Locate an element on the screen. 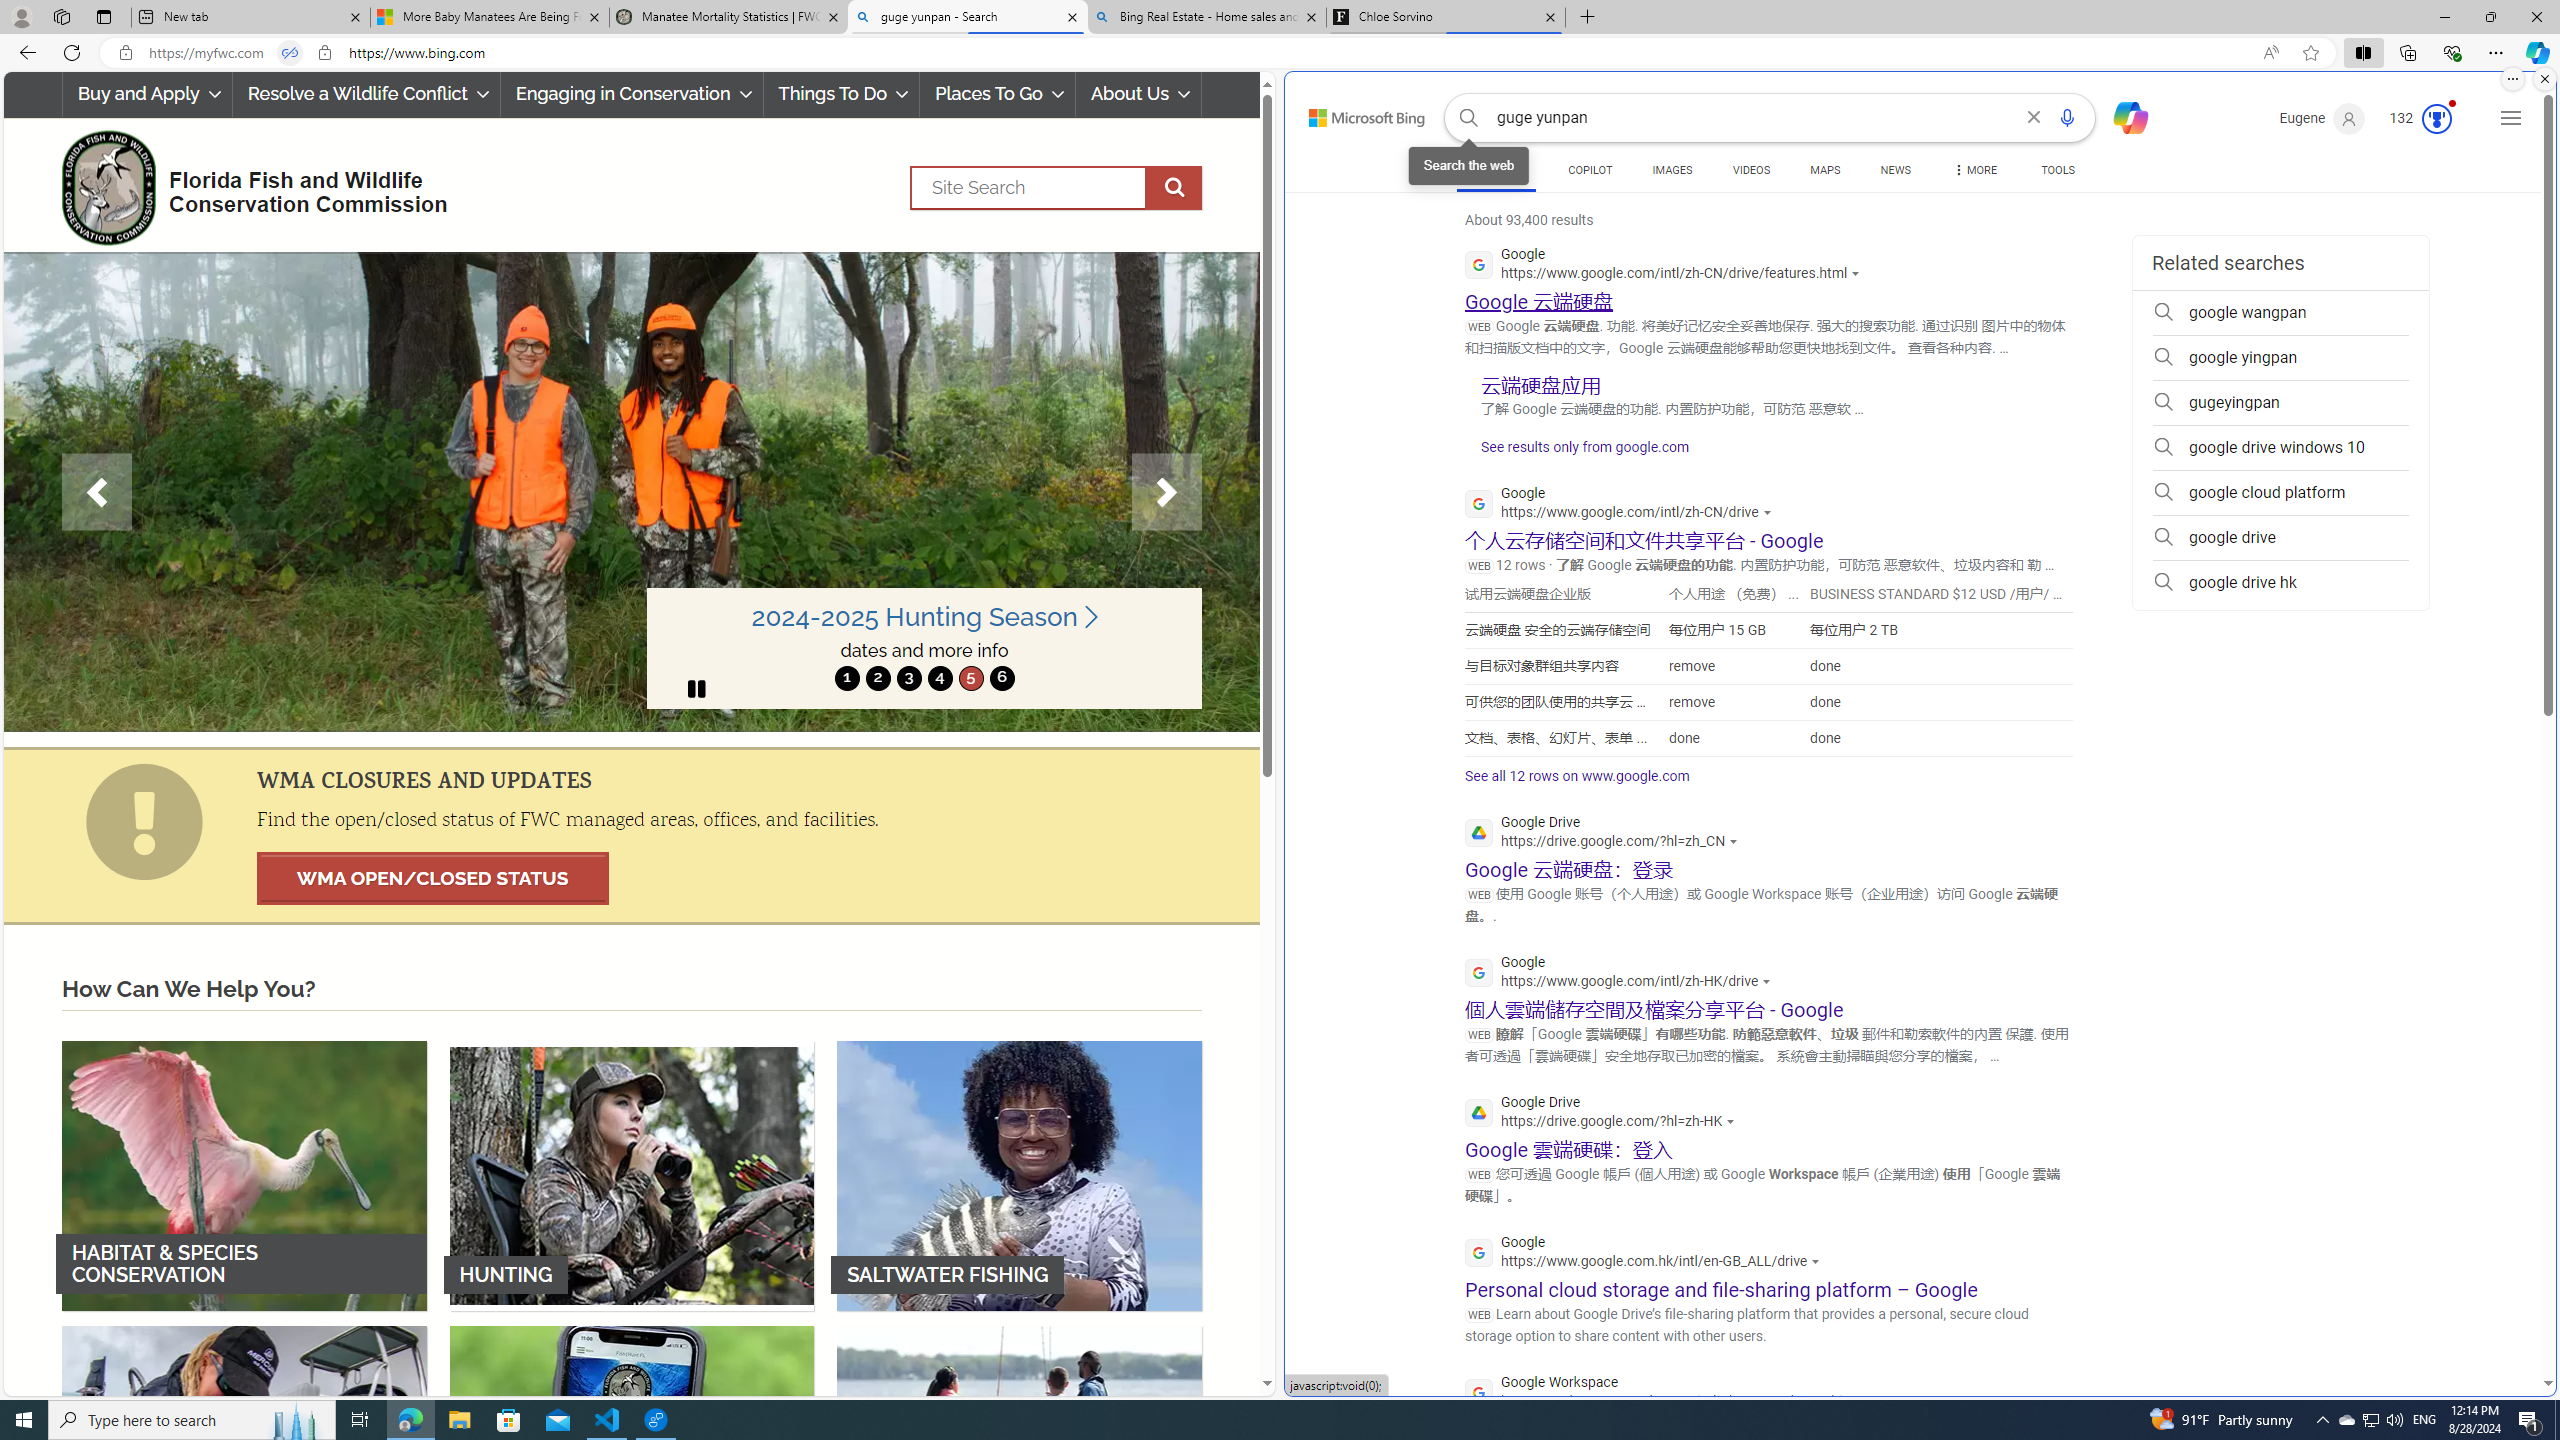  'SALTWATER FISHING' is located at coordinates (1019, 1175).